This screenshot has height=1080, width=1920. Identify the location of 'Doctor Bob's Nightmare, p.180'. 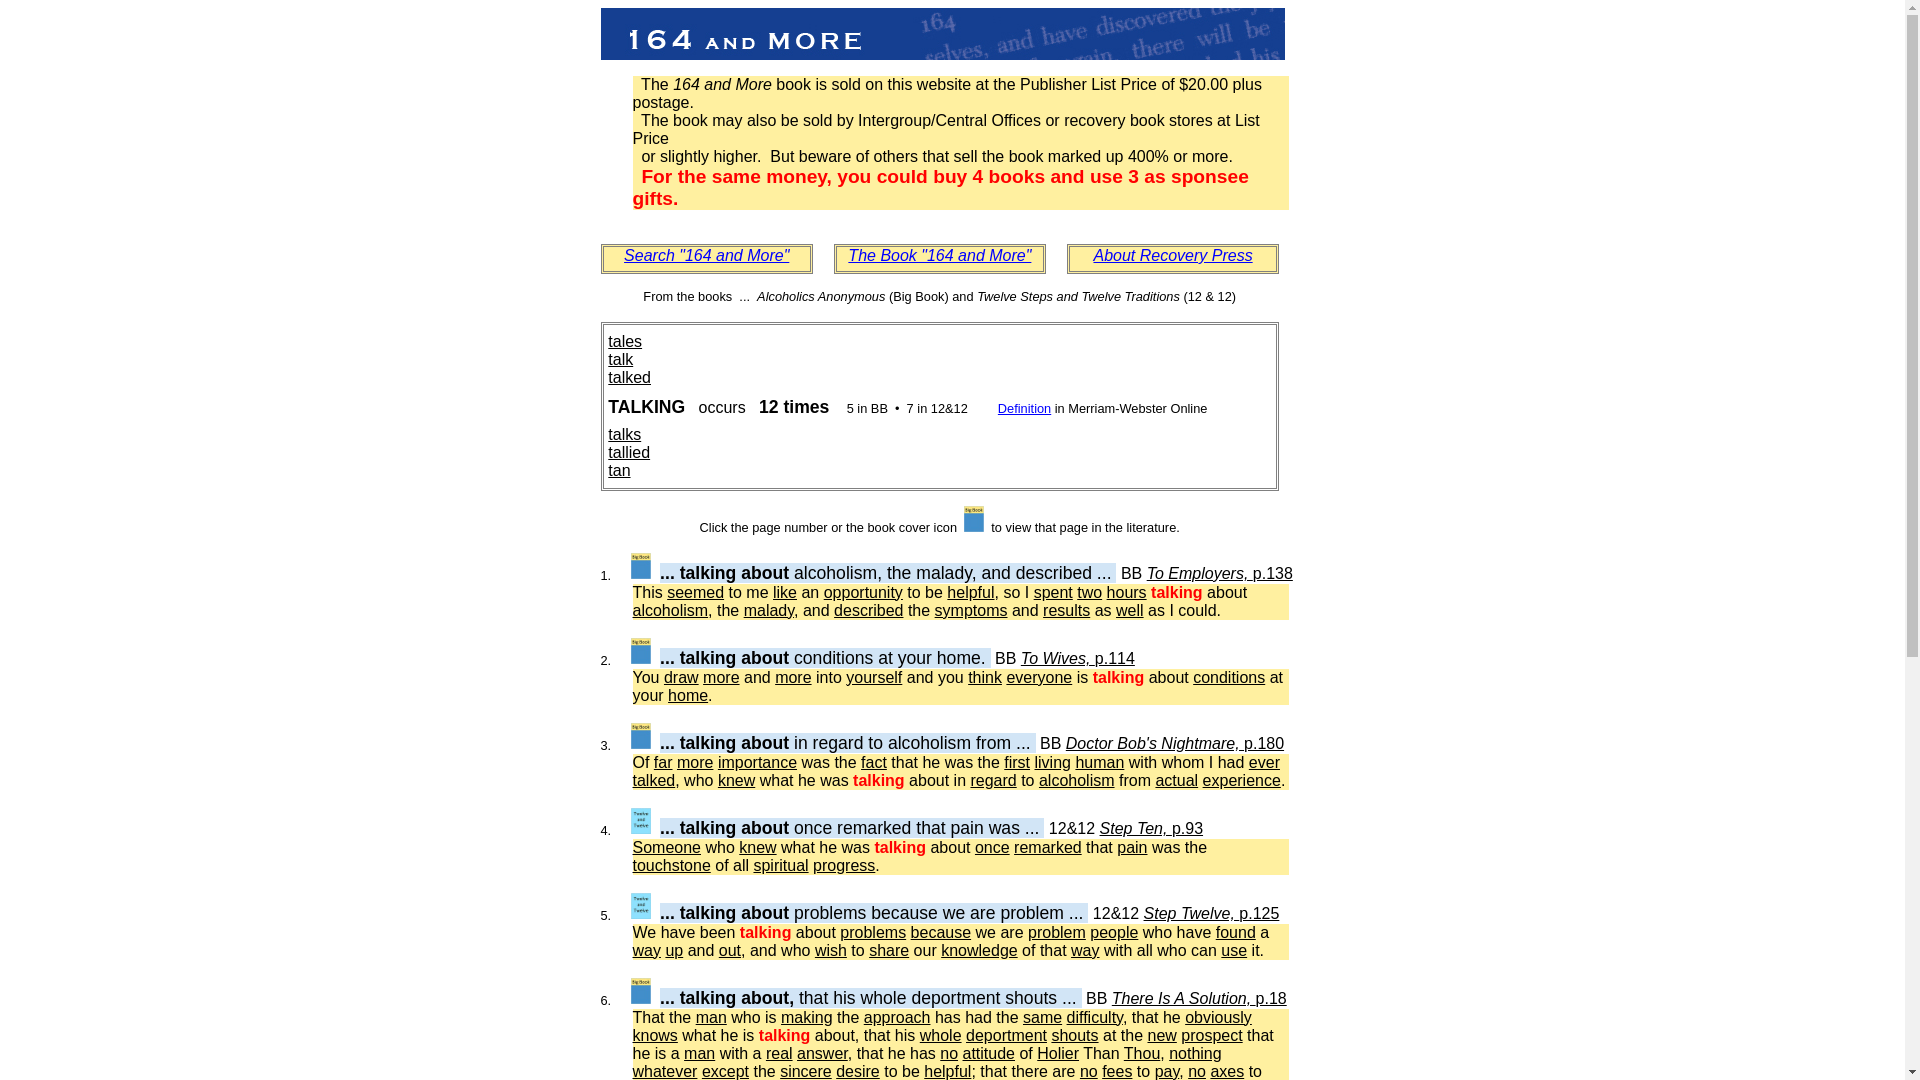
(1064, 743).